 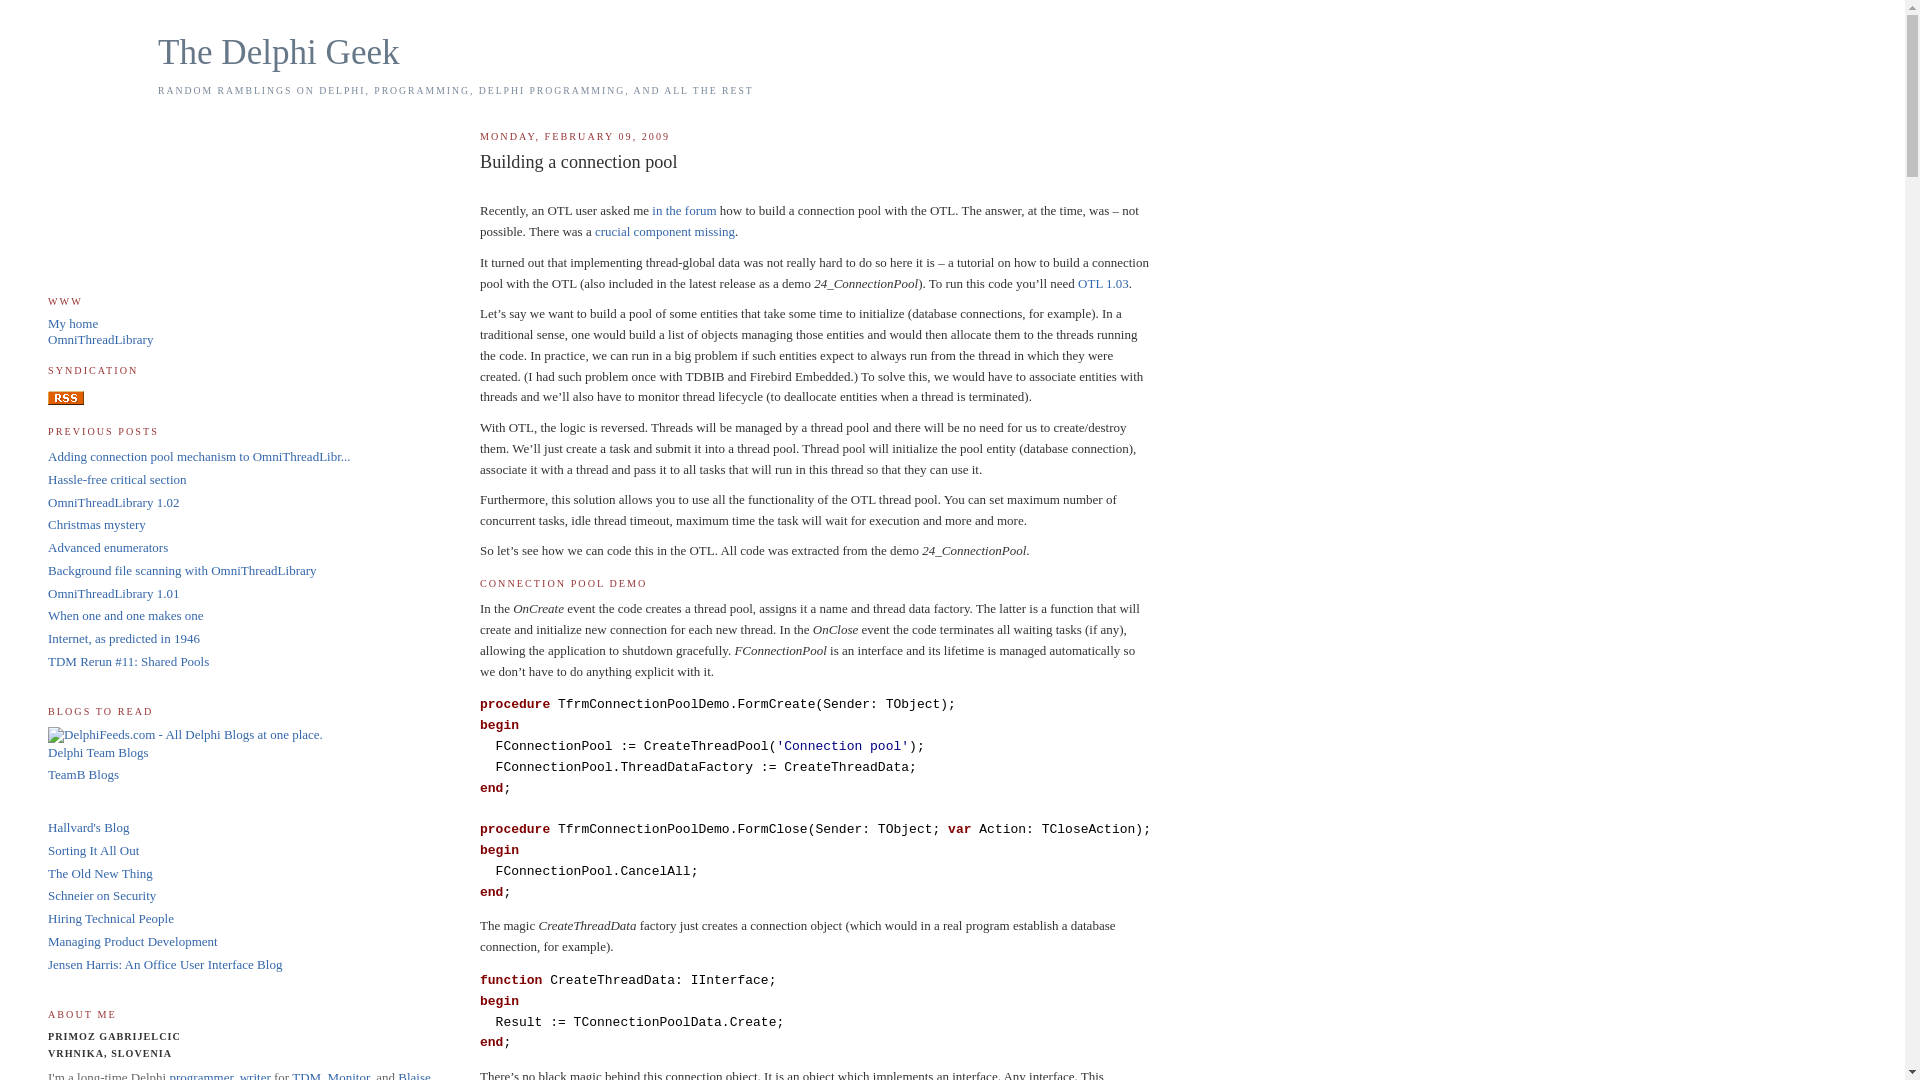 I want to click on 'OmniThreadLibrary 1.01', so click(x=112, y=592).